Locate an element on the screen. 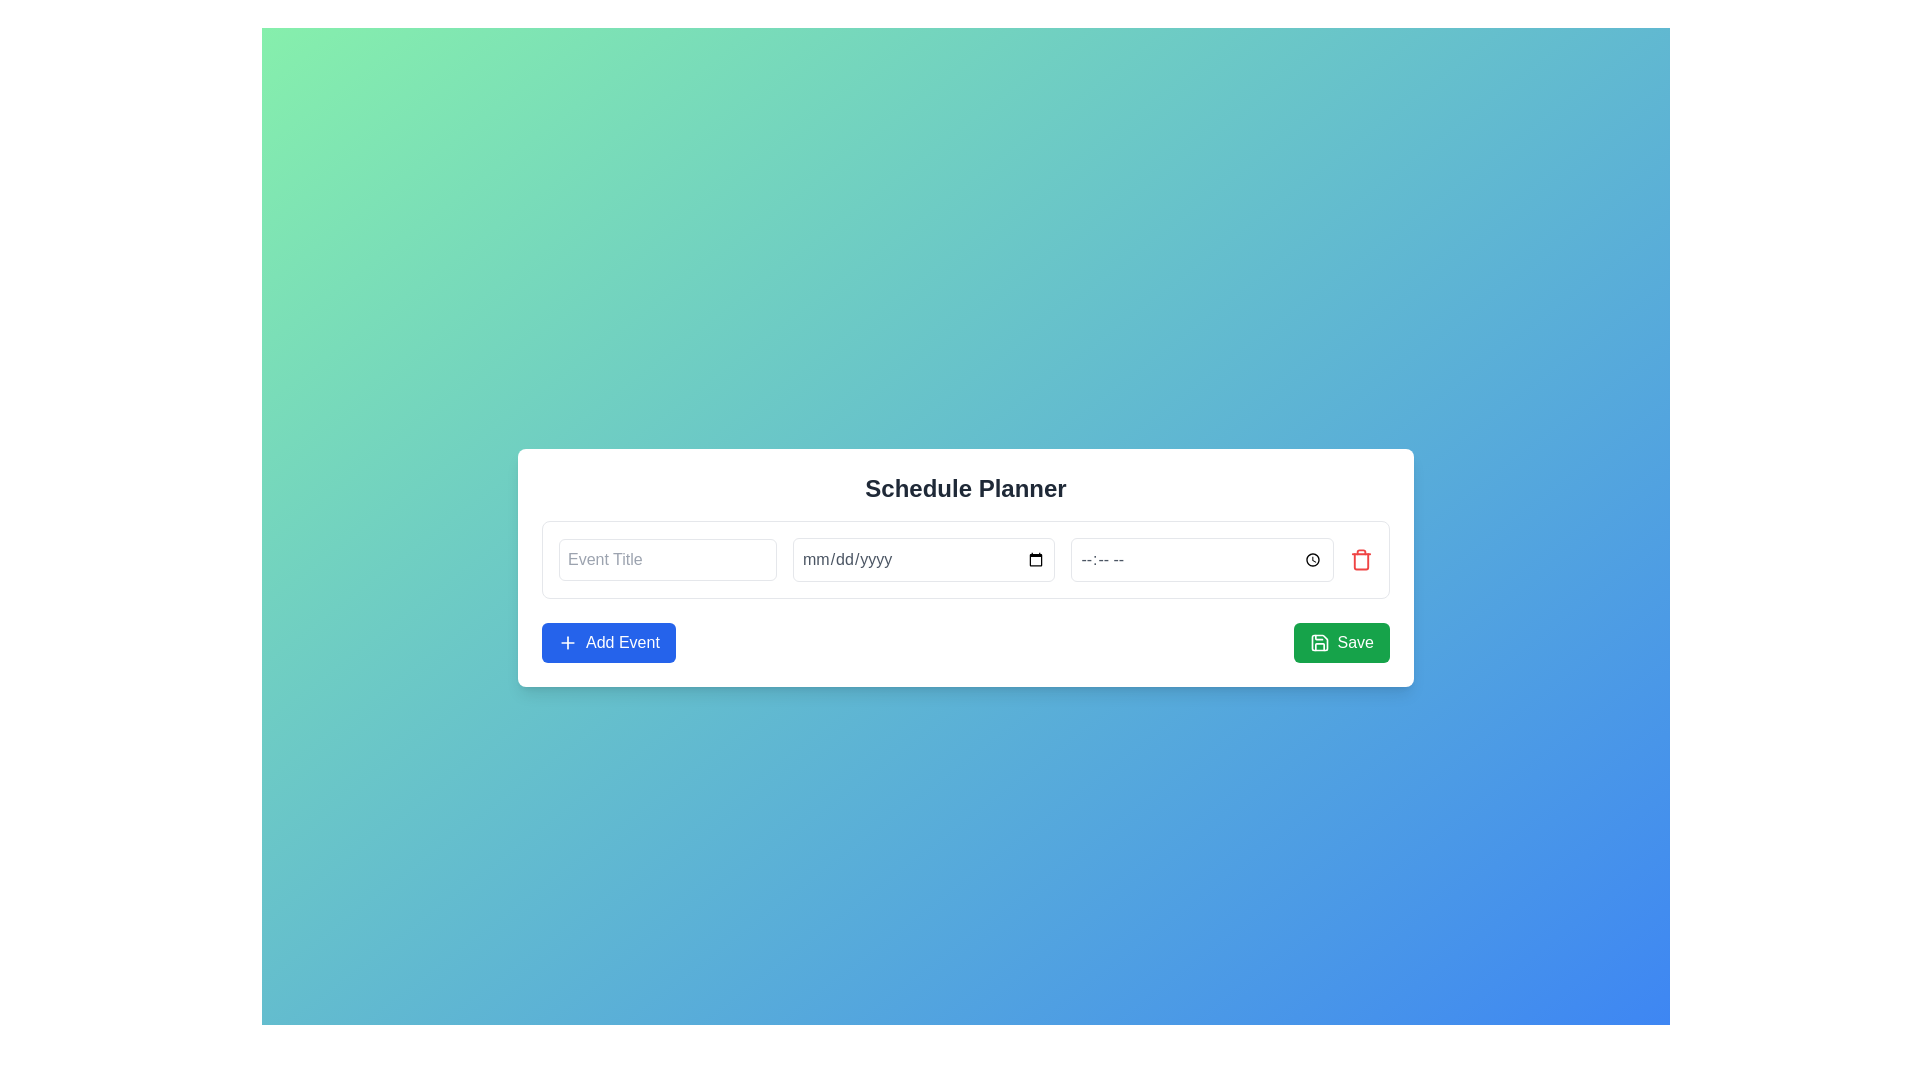 The image size is (1920, 1080). a date from the dropdown calendar in the Date input field, which is centrally positioned between a text input field and a time input field is located at coordinates (923, 559).